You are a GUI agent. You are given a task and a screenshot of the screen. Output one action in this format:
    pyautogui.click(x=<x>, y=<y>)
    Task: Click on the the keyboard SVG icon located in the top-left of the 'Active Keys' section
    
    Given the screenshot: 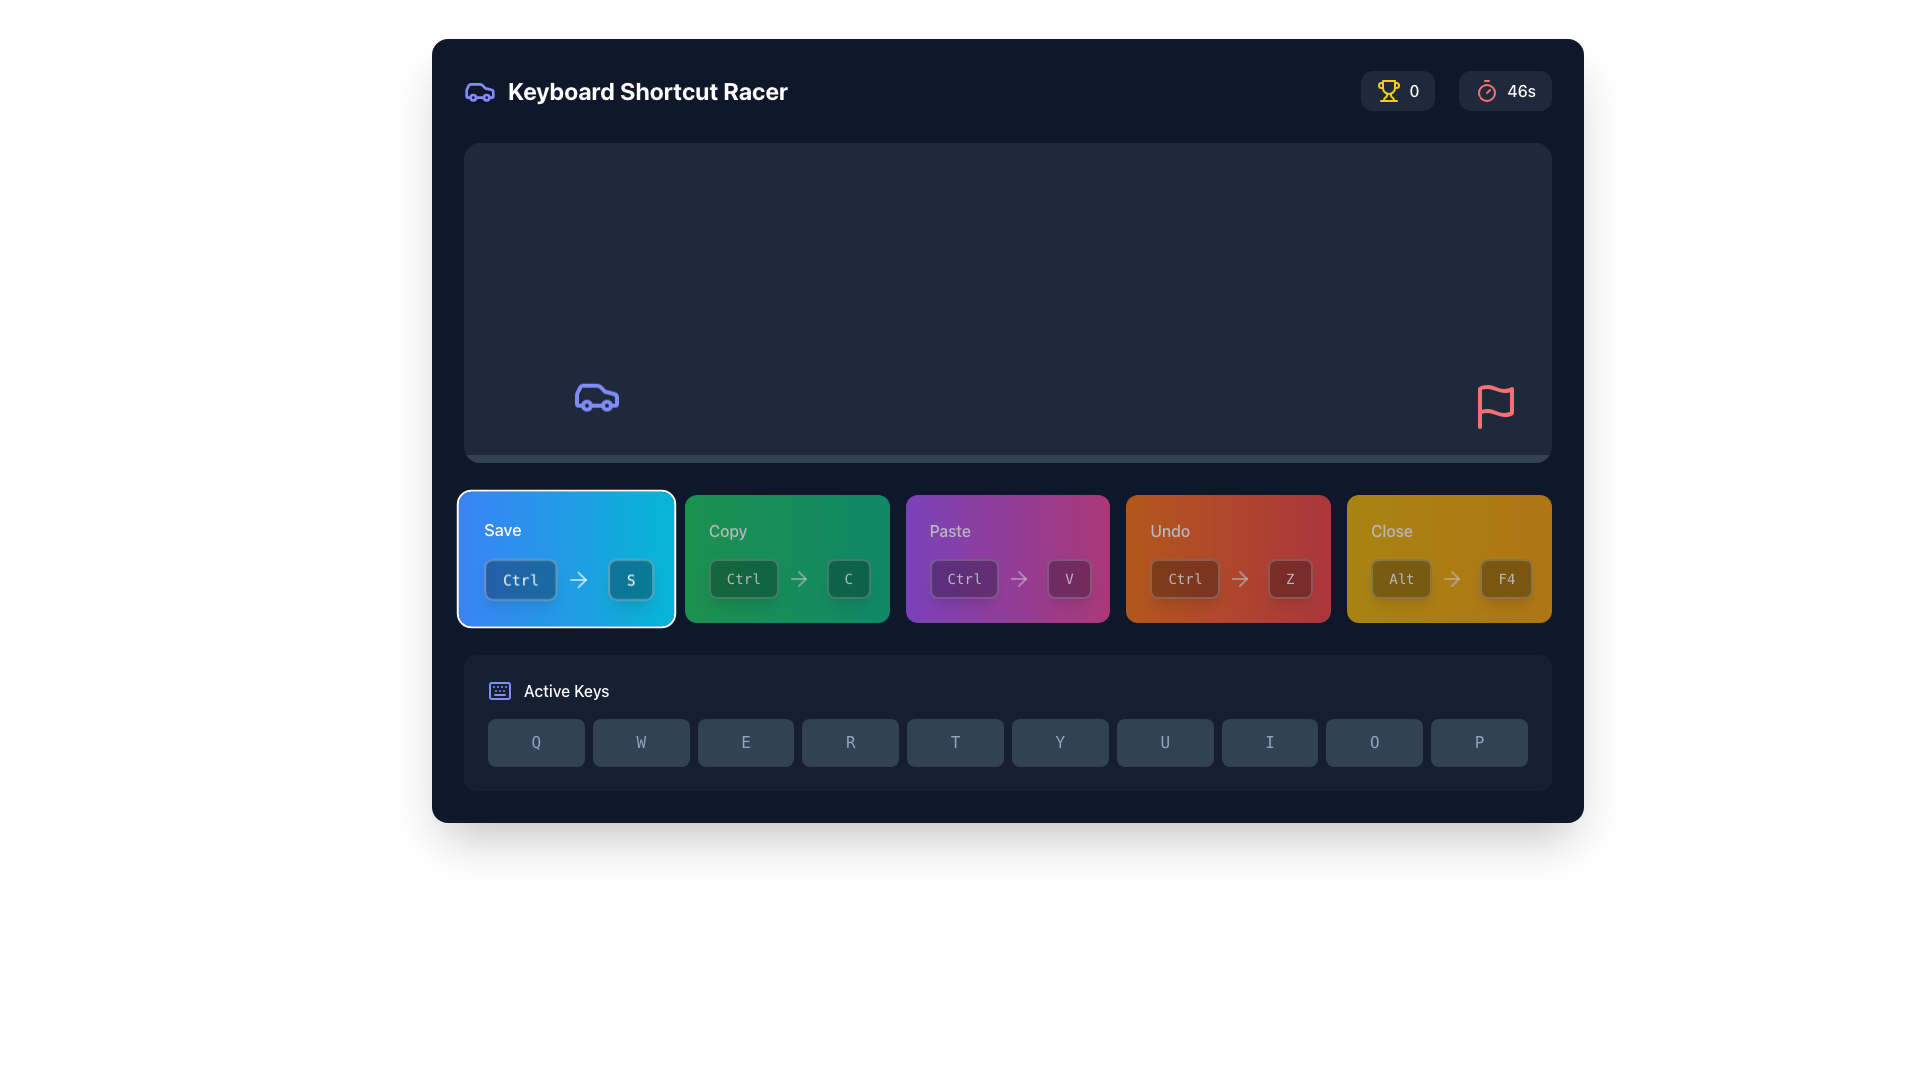 What is the action you would take?
    pyautogui.click(x=499, y=689)
    